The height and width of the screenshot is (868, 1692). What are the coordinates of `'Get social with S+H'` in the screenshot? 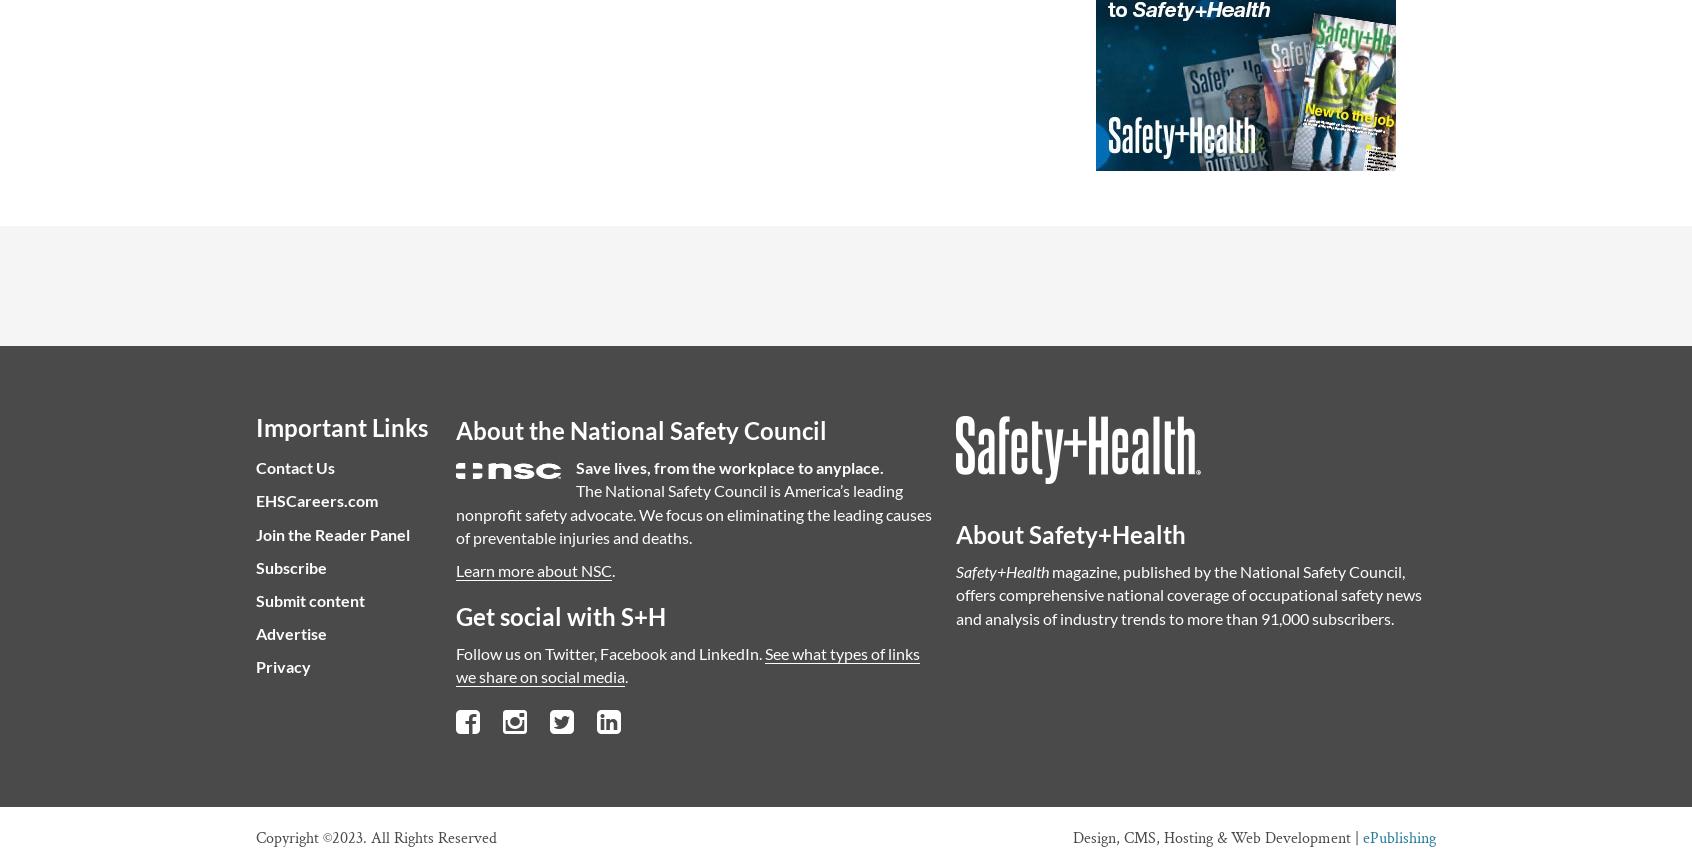 It's located at (561, 616).